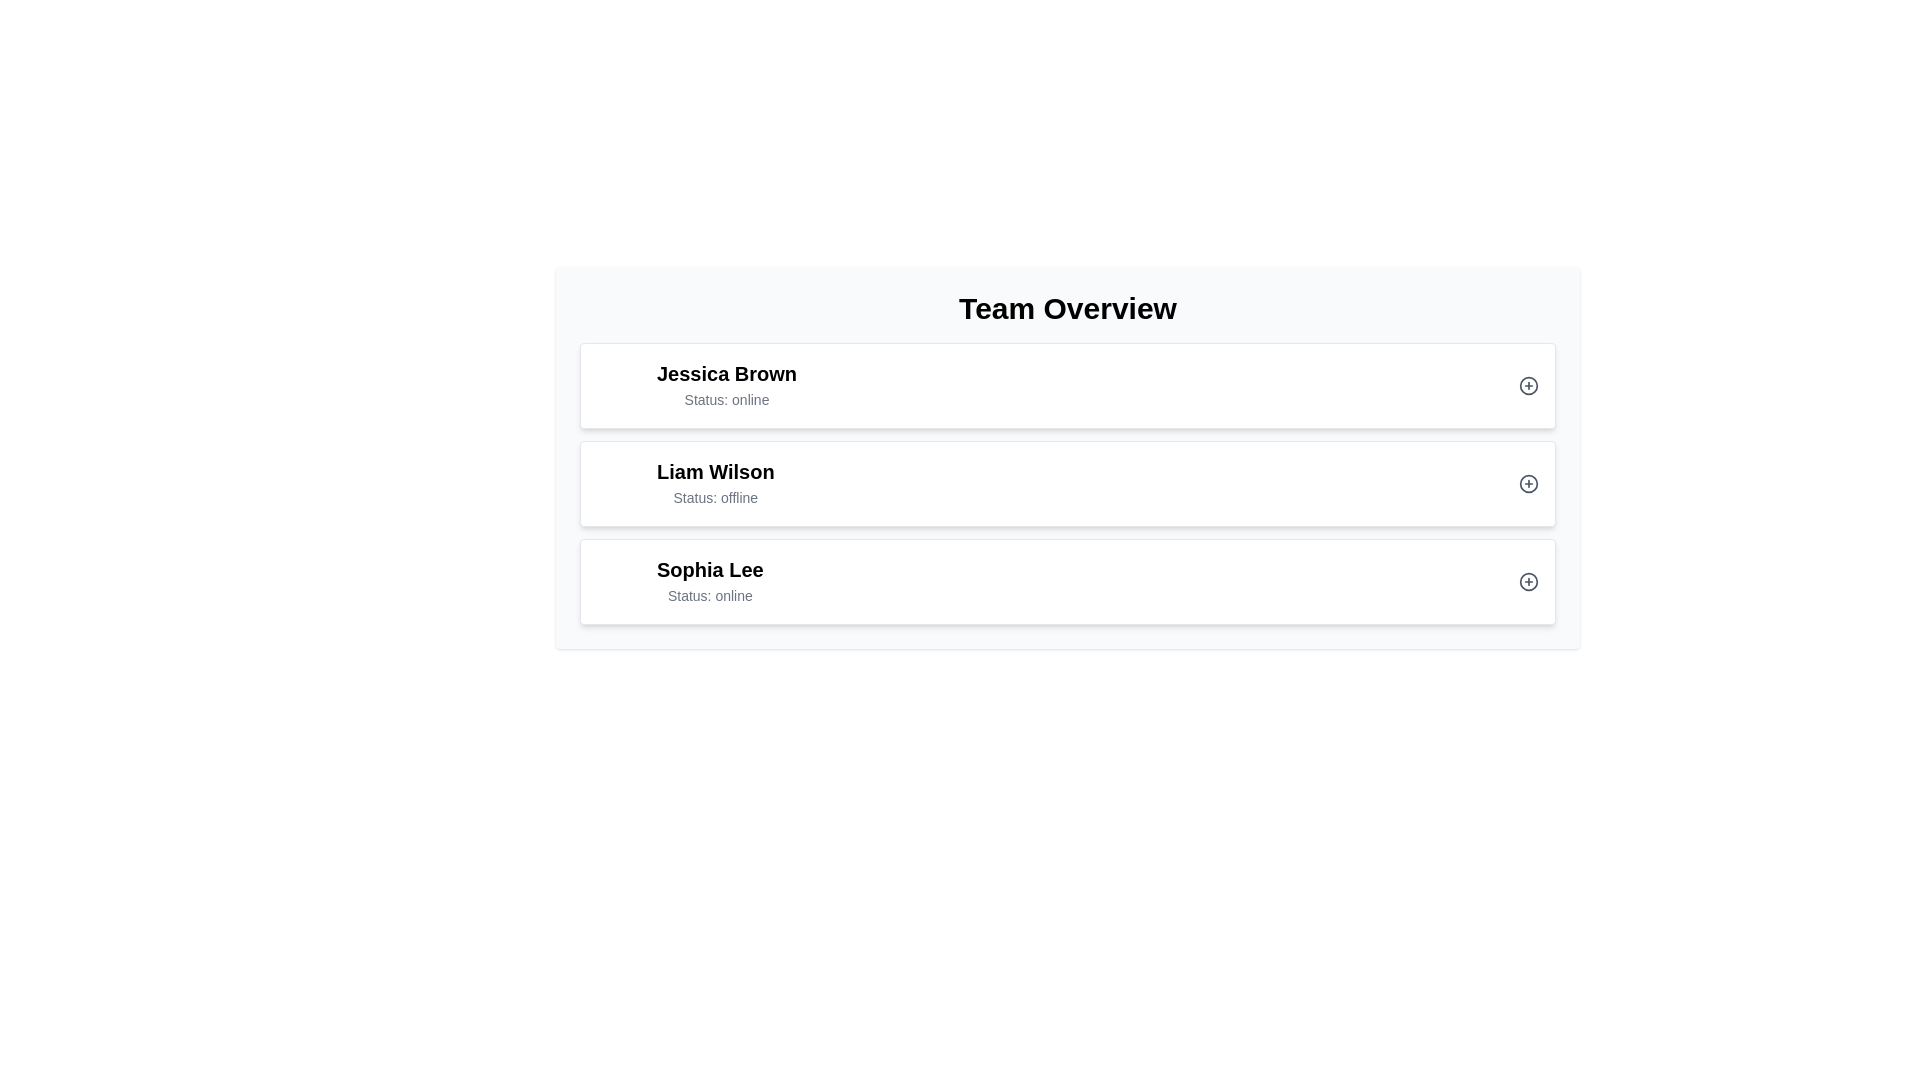  Describe the element at coordinates (680, 582) in the screenshot. I see `name 'Sophia Lee' and status 'Status: online' from the list item that features a circular icon with initials 'SL' and is positioned as the third item in a vertical list of team members` at that location.